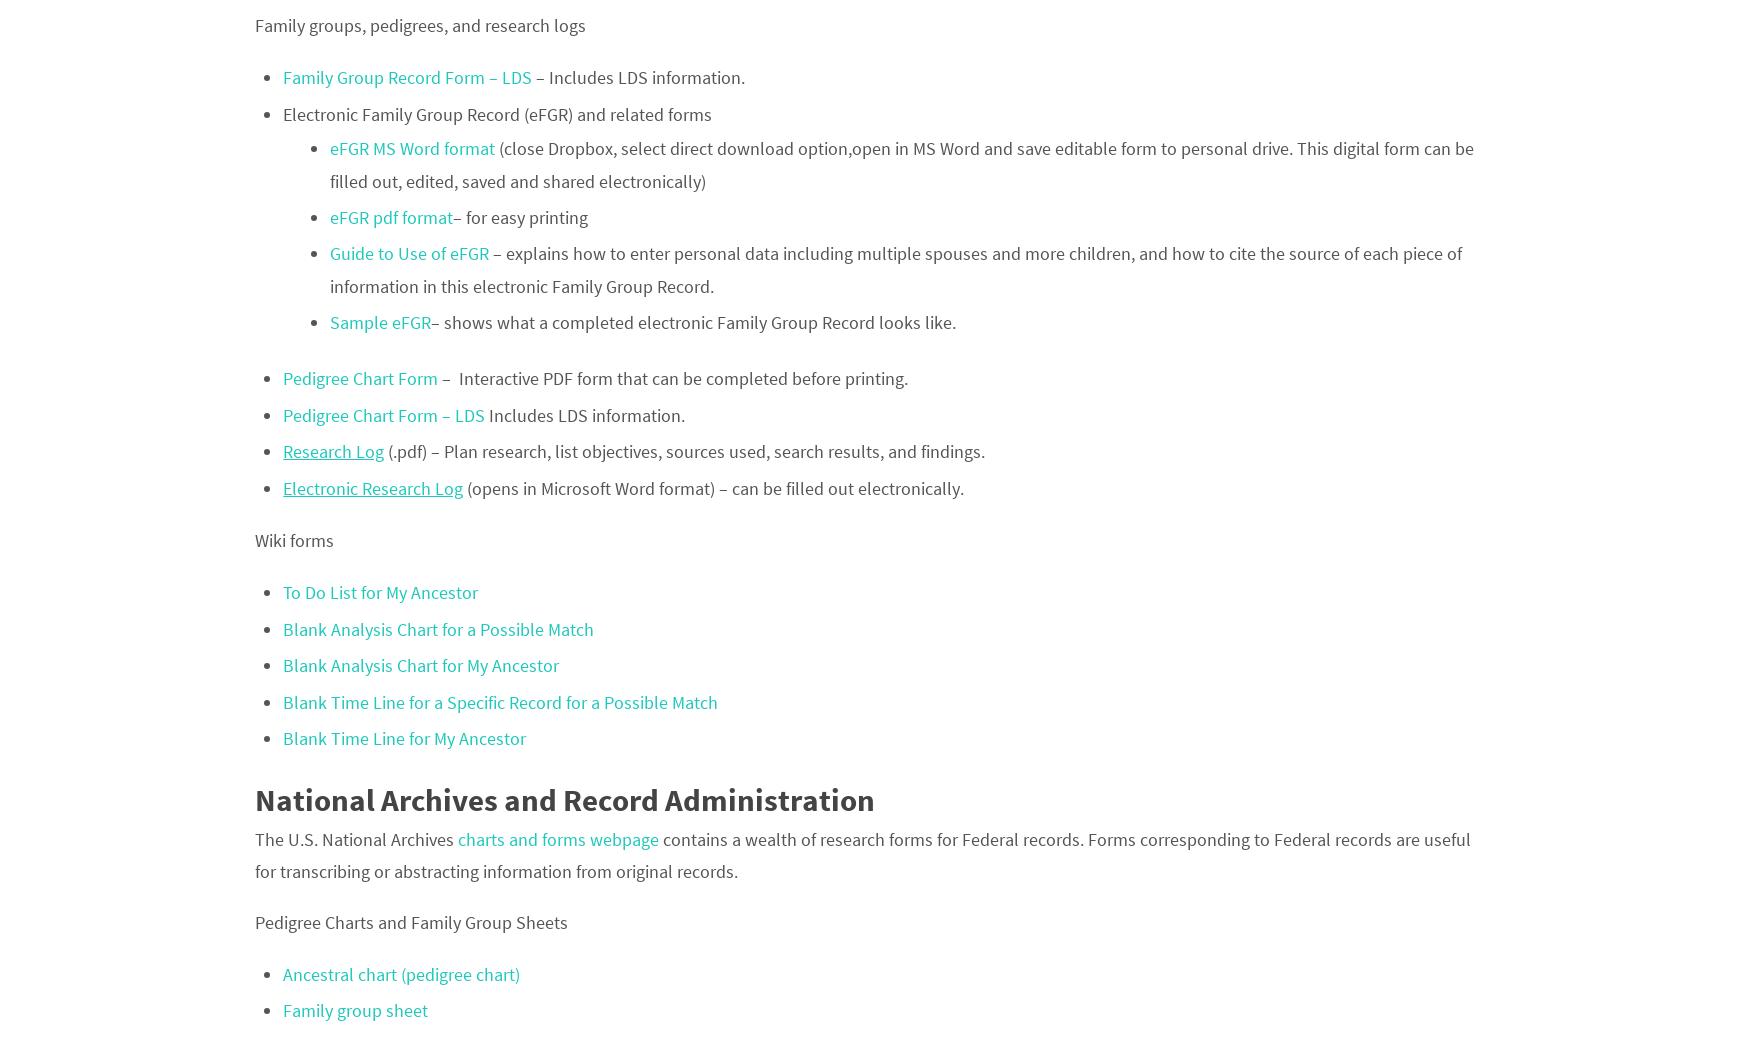 The height and width of the screenshot is (1047, 1749). I want to click on 'contains a wealth of research forms for Federal records. Forms corresponding to Federal records are useful for transcribing or abstracting information from original records.', so click(253, 854).